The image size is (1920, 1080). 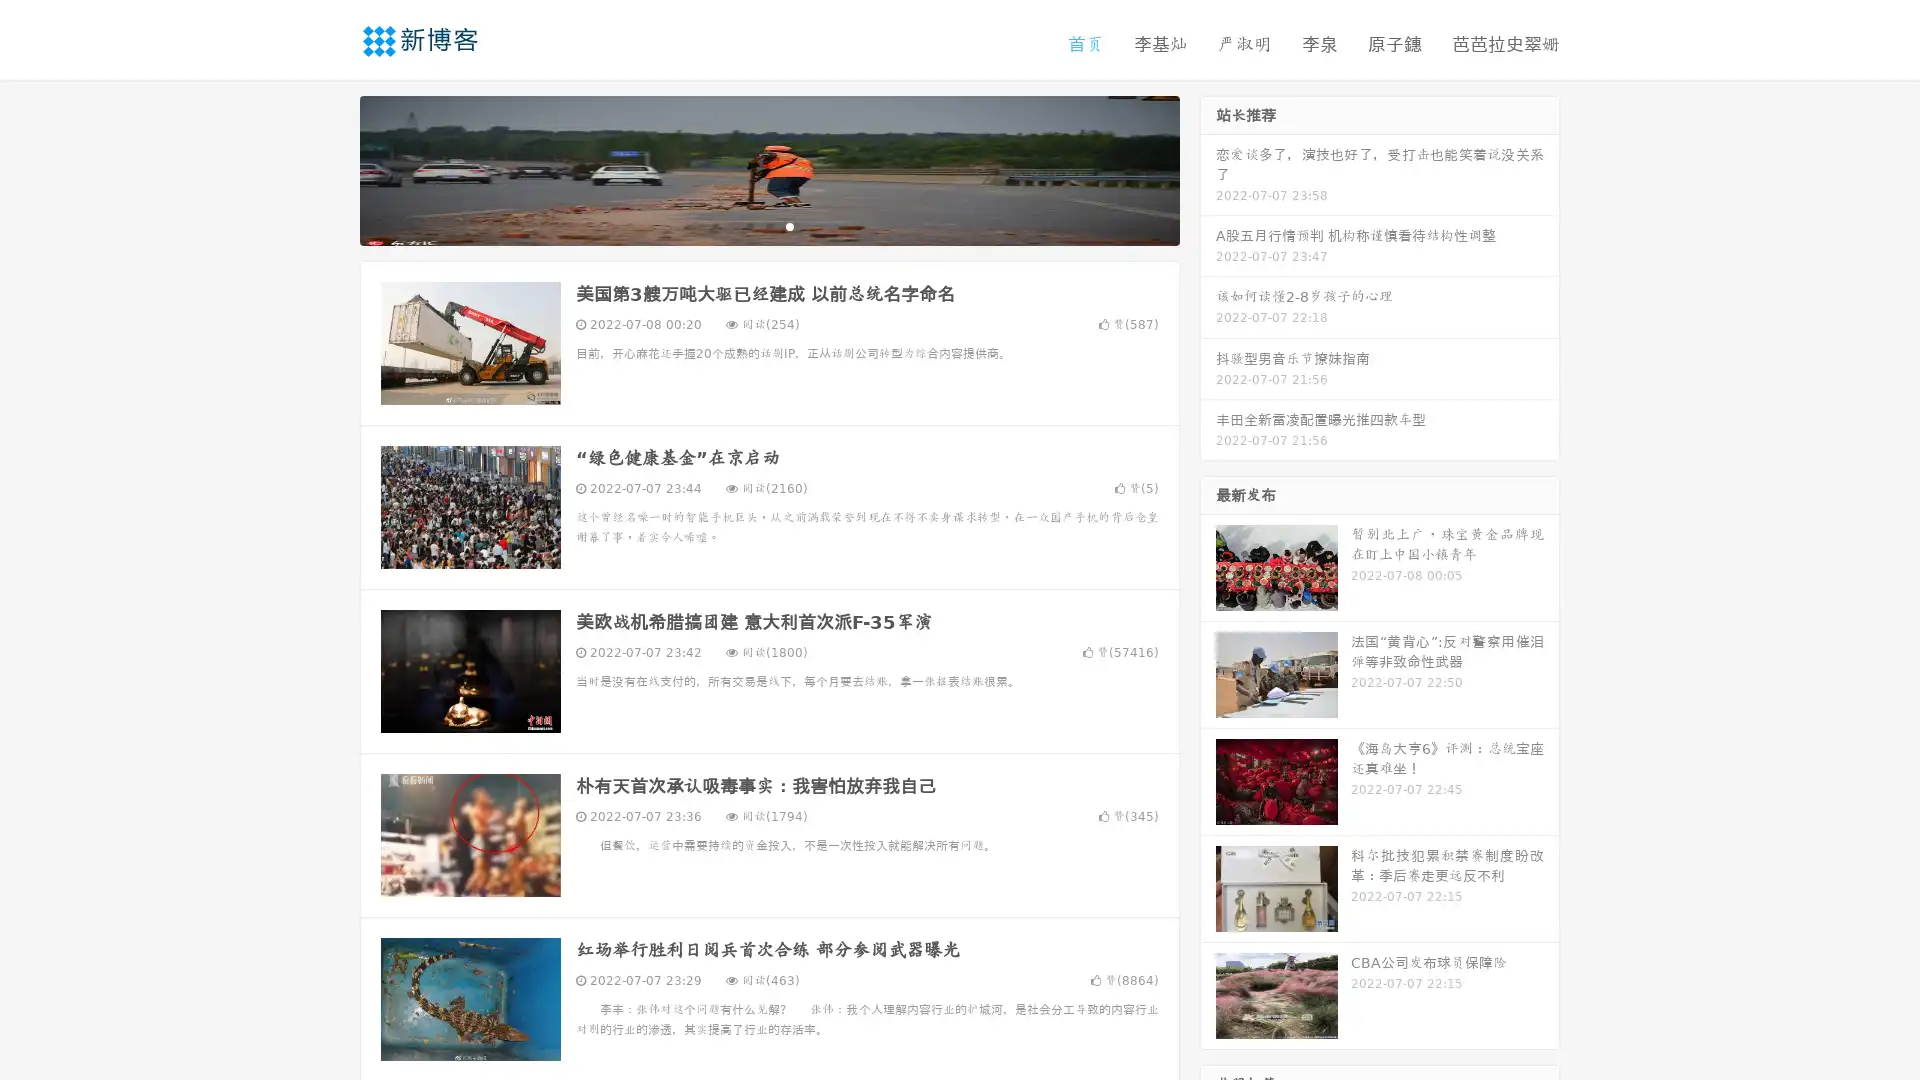 What do you see at coordinates (768, 225) in the screenshot?
I see `Go to slide 2` at bounding box center [768, 225].